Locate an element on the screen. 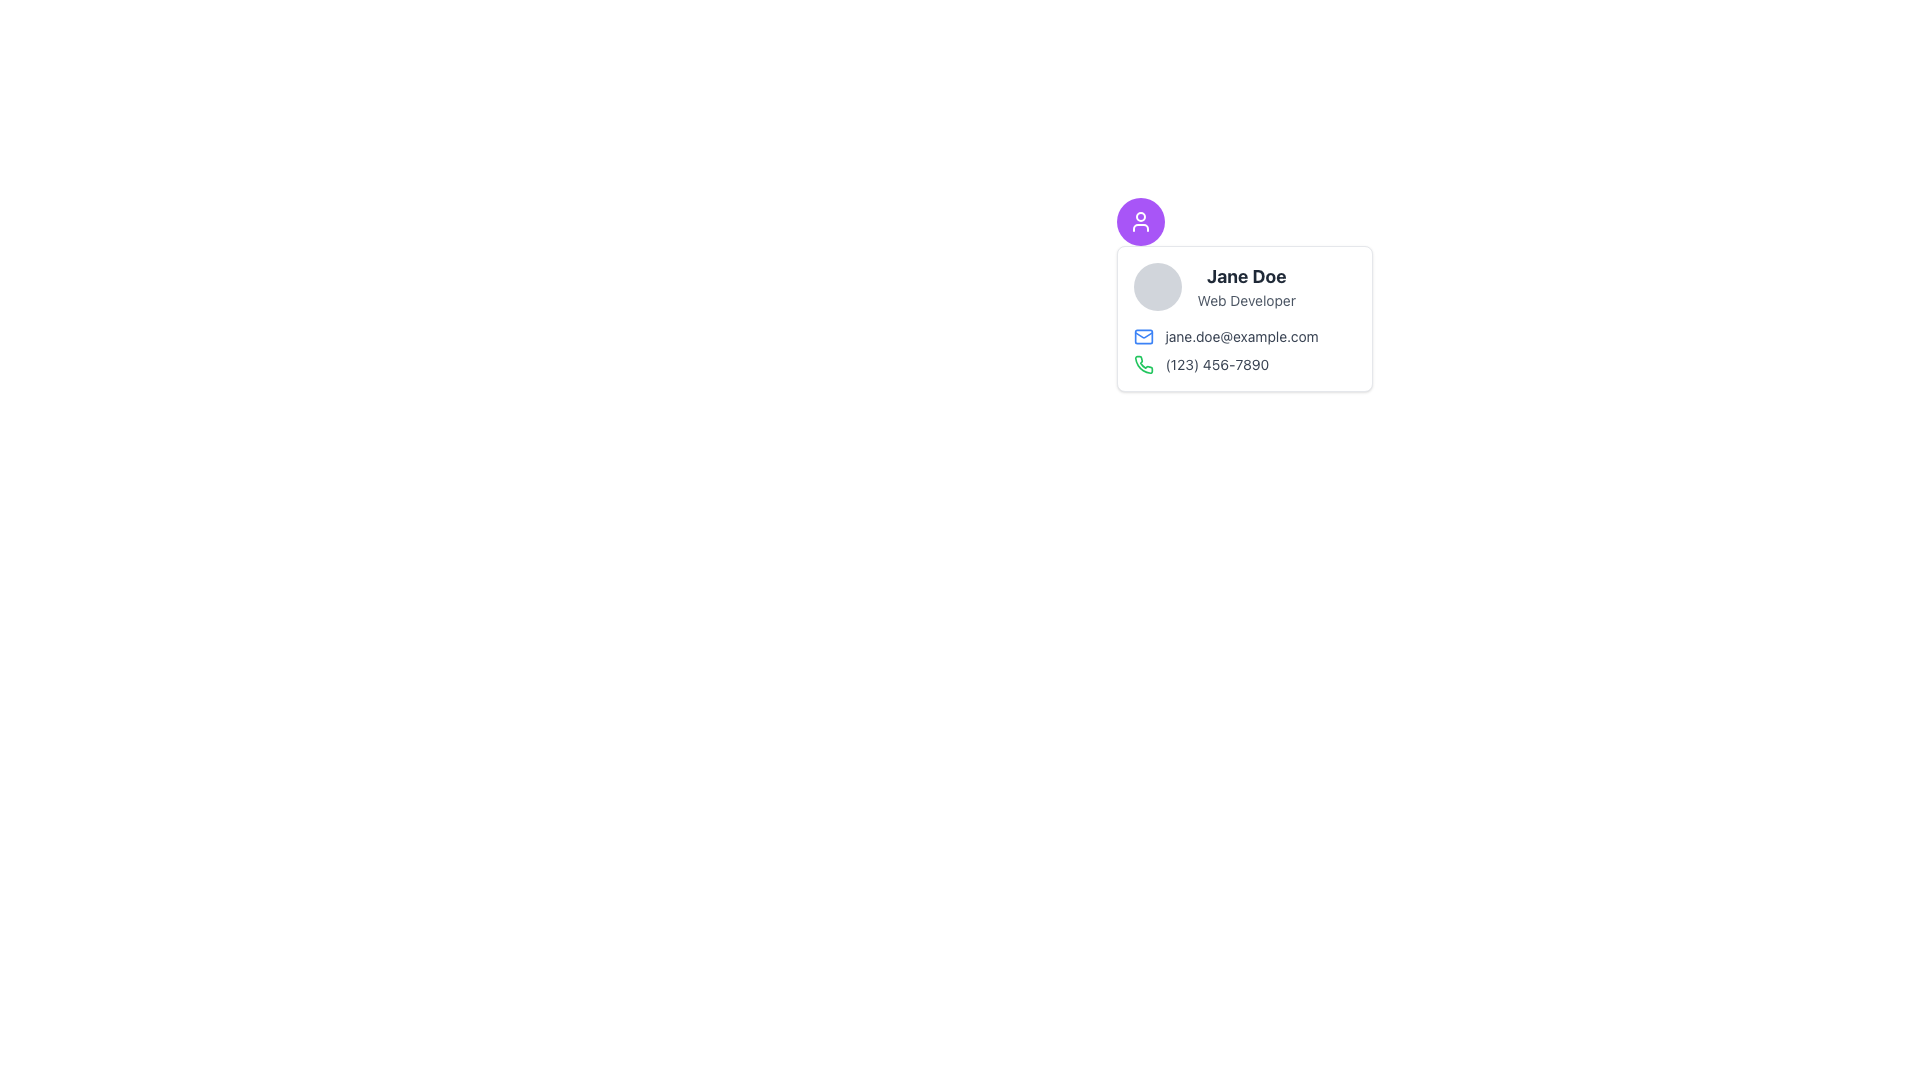  the user name text label in the profile block, which is positioned in the top row and above the 'Web Developer' text element is located at coordinates (1245, 277).